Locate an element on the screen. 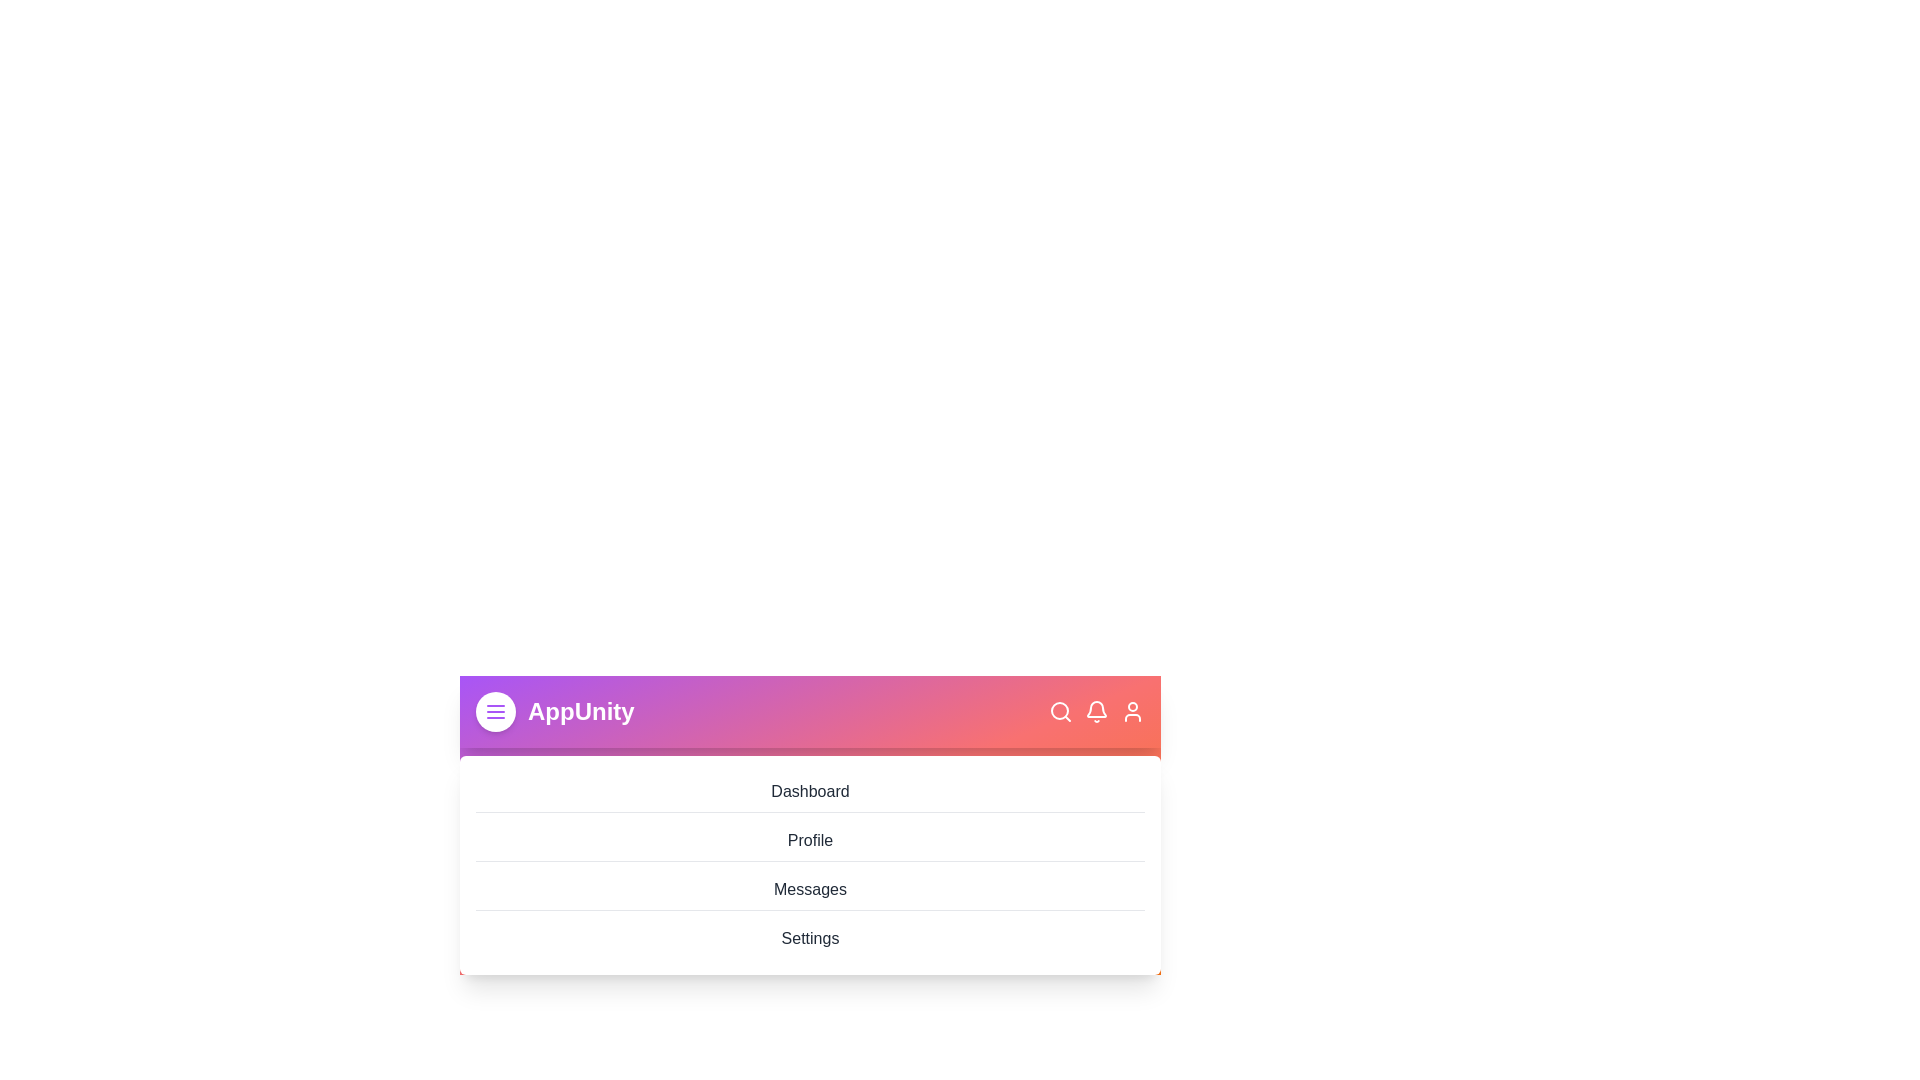  the menu item labeled Profile to navigate to the corresponding section is located at coordinates (810, 841).